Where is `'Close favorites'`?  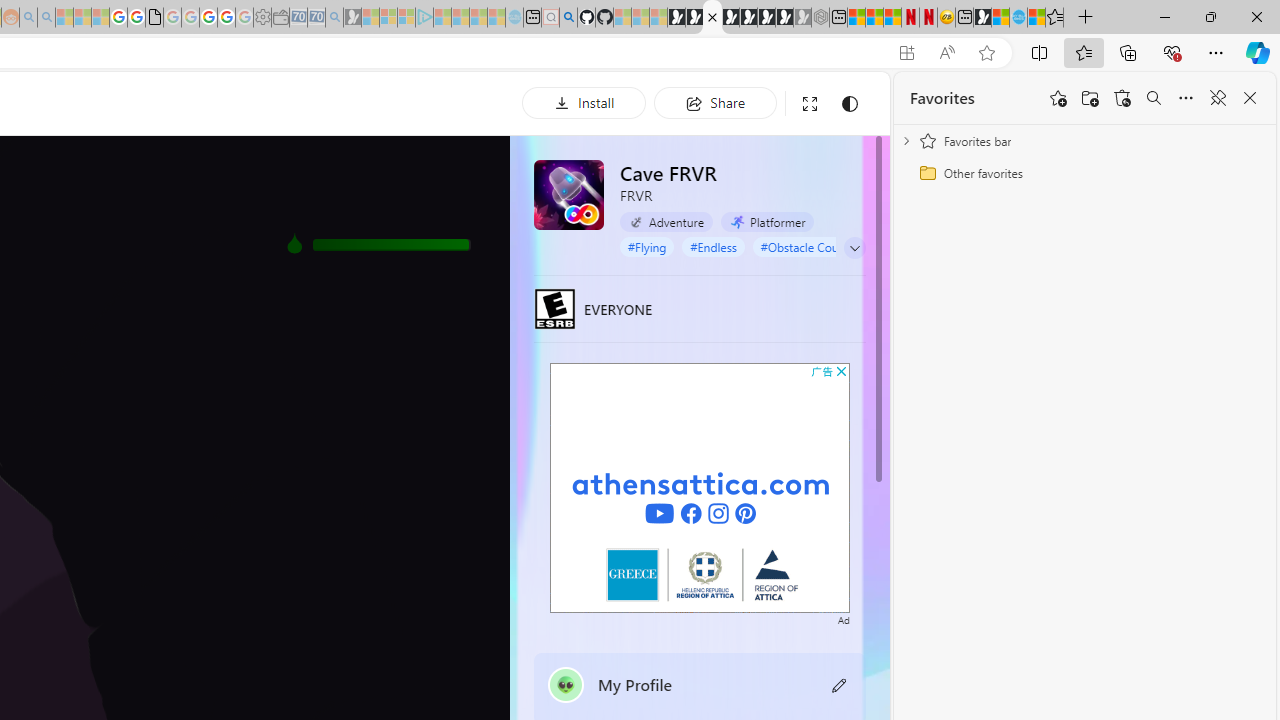 'Close favorites' is located at coordinates (1249, 98).